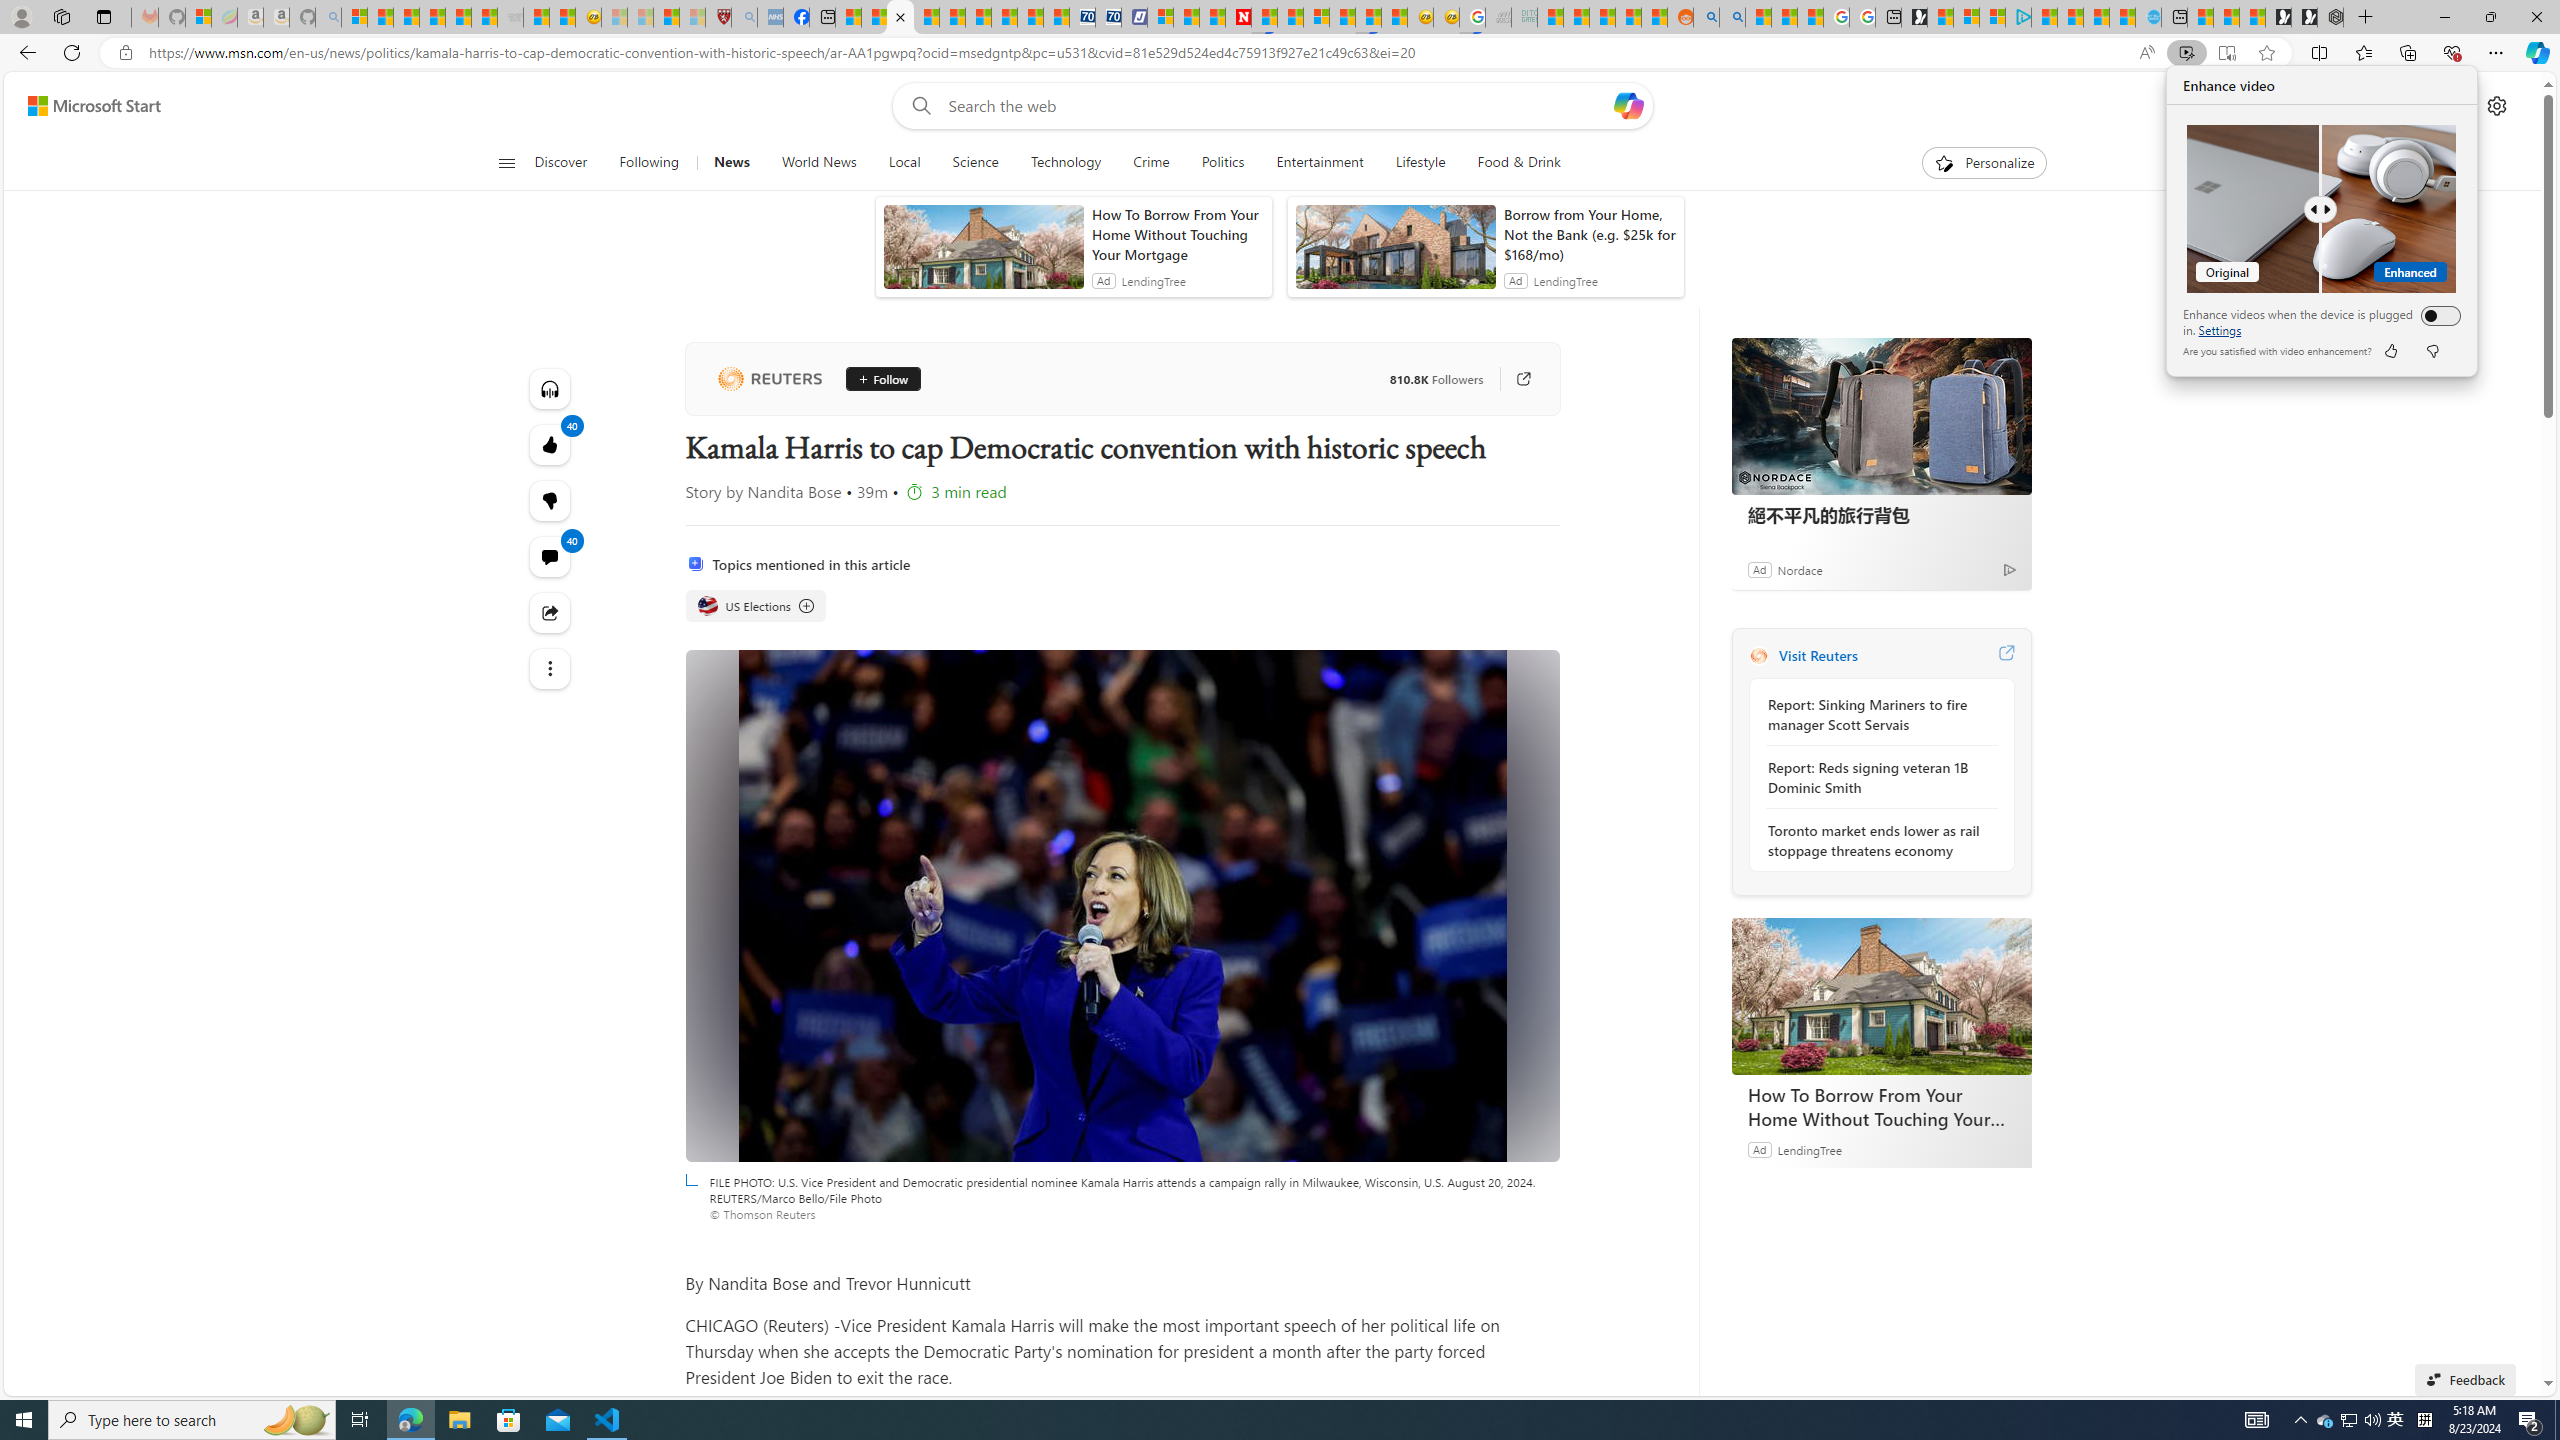 This screenshot has height=1440, width=2560. I want to click on 'Tray Input Indicator - Chinese (Simplified, China)', so click(2324, 1418).